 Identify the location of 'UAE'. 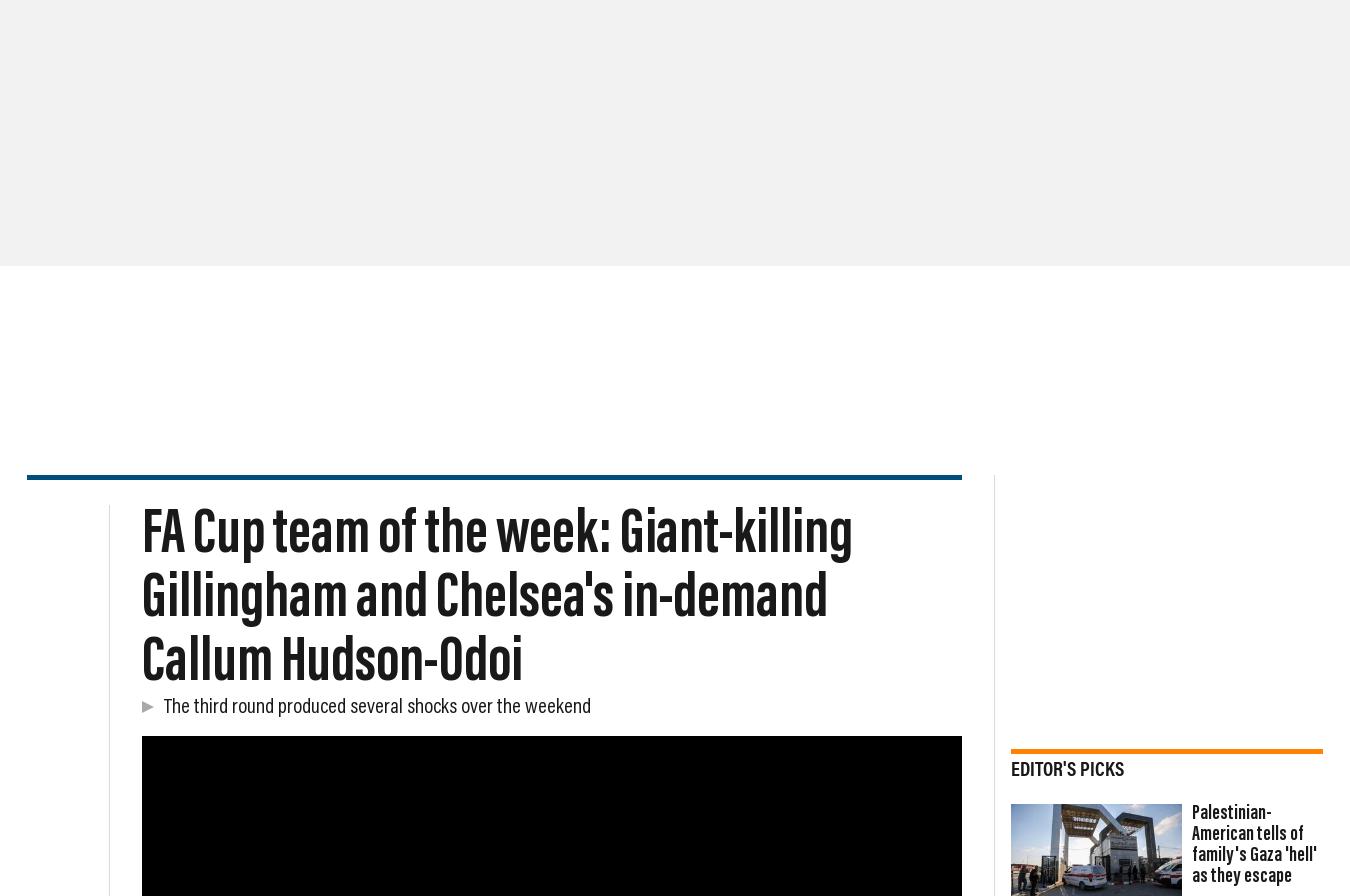
(72, 149).